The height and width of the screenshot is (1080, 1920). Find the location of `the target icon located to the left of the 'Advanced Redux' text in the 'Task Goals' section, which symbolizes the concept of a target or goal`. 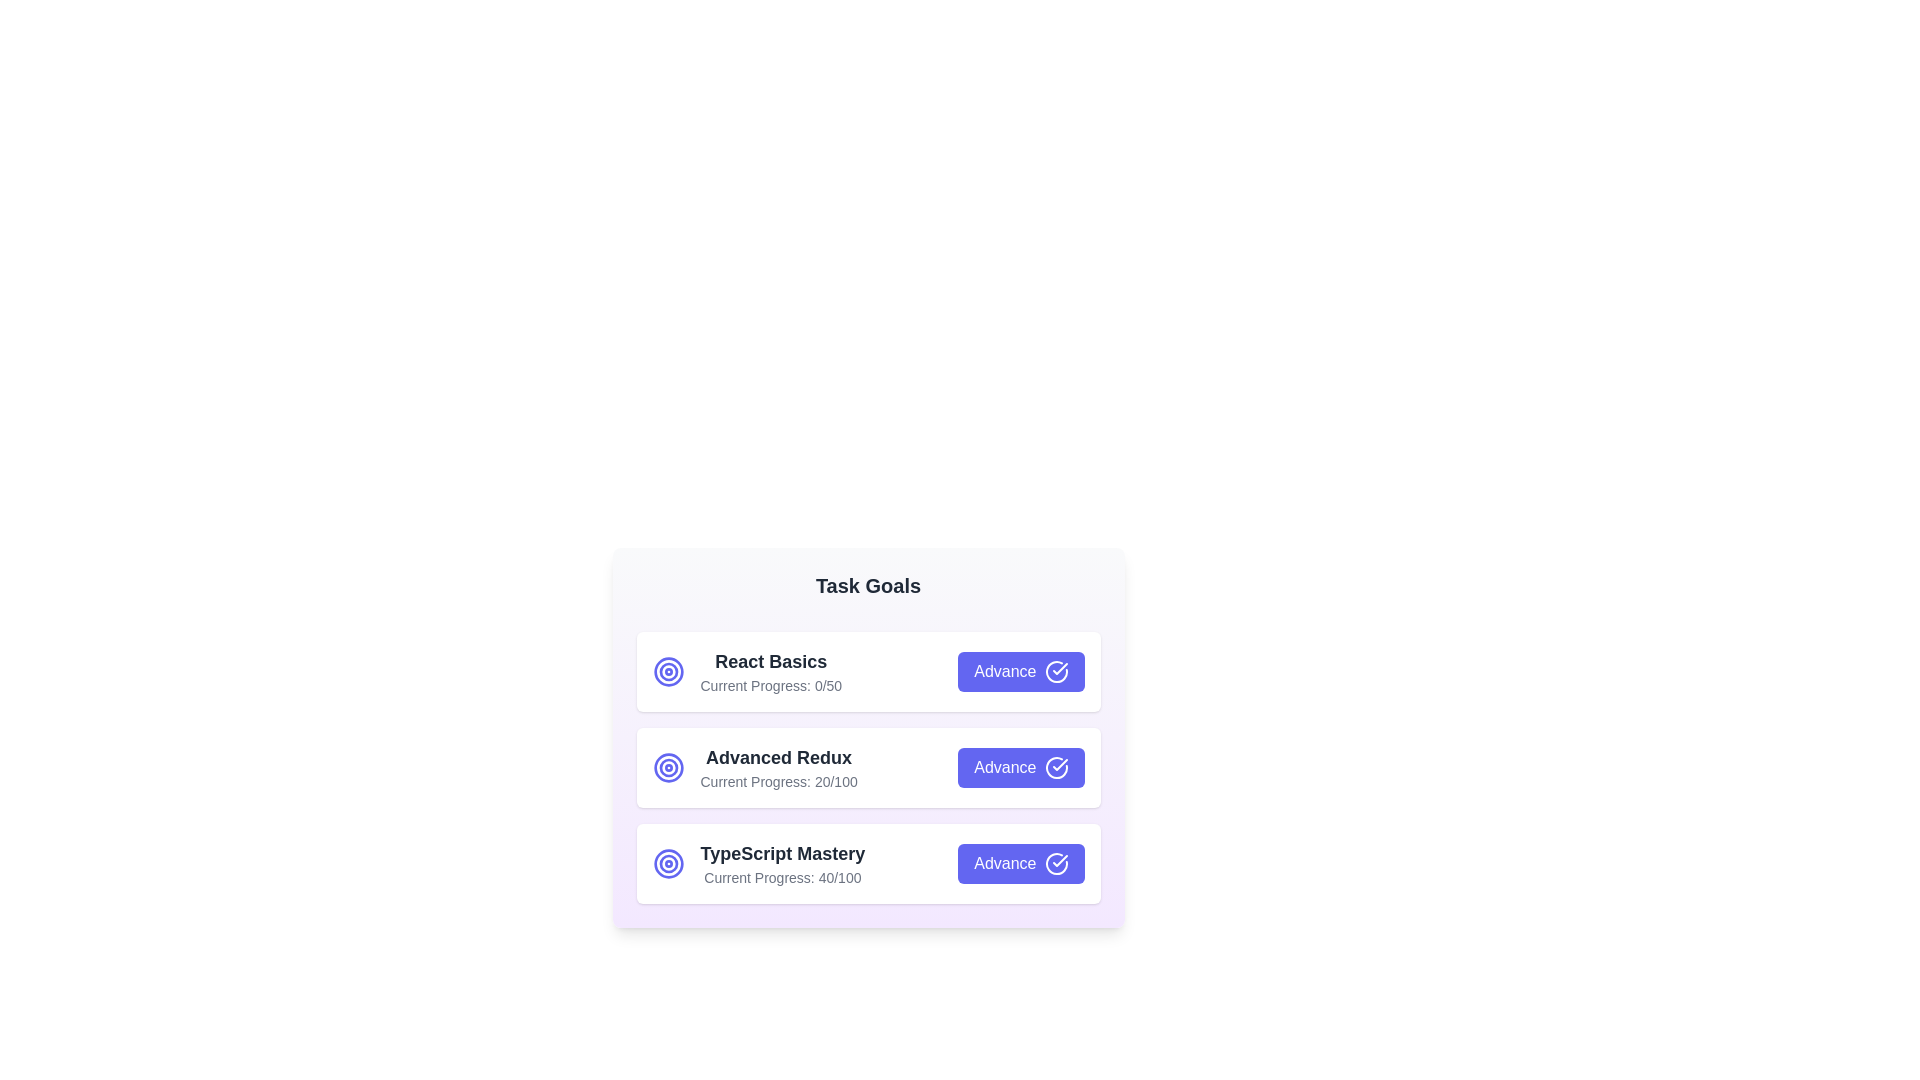

the target icon located to the left of the 'Advanced Redux' text in the 'Task Goals' section, which symbolizes the concept of a target or goal is located at coordinates (668, 766).